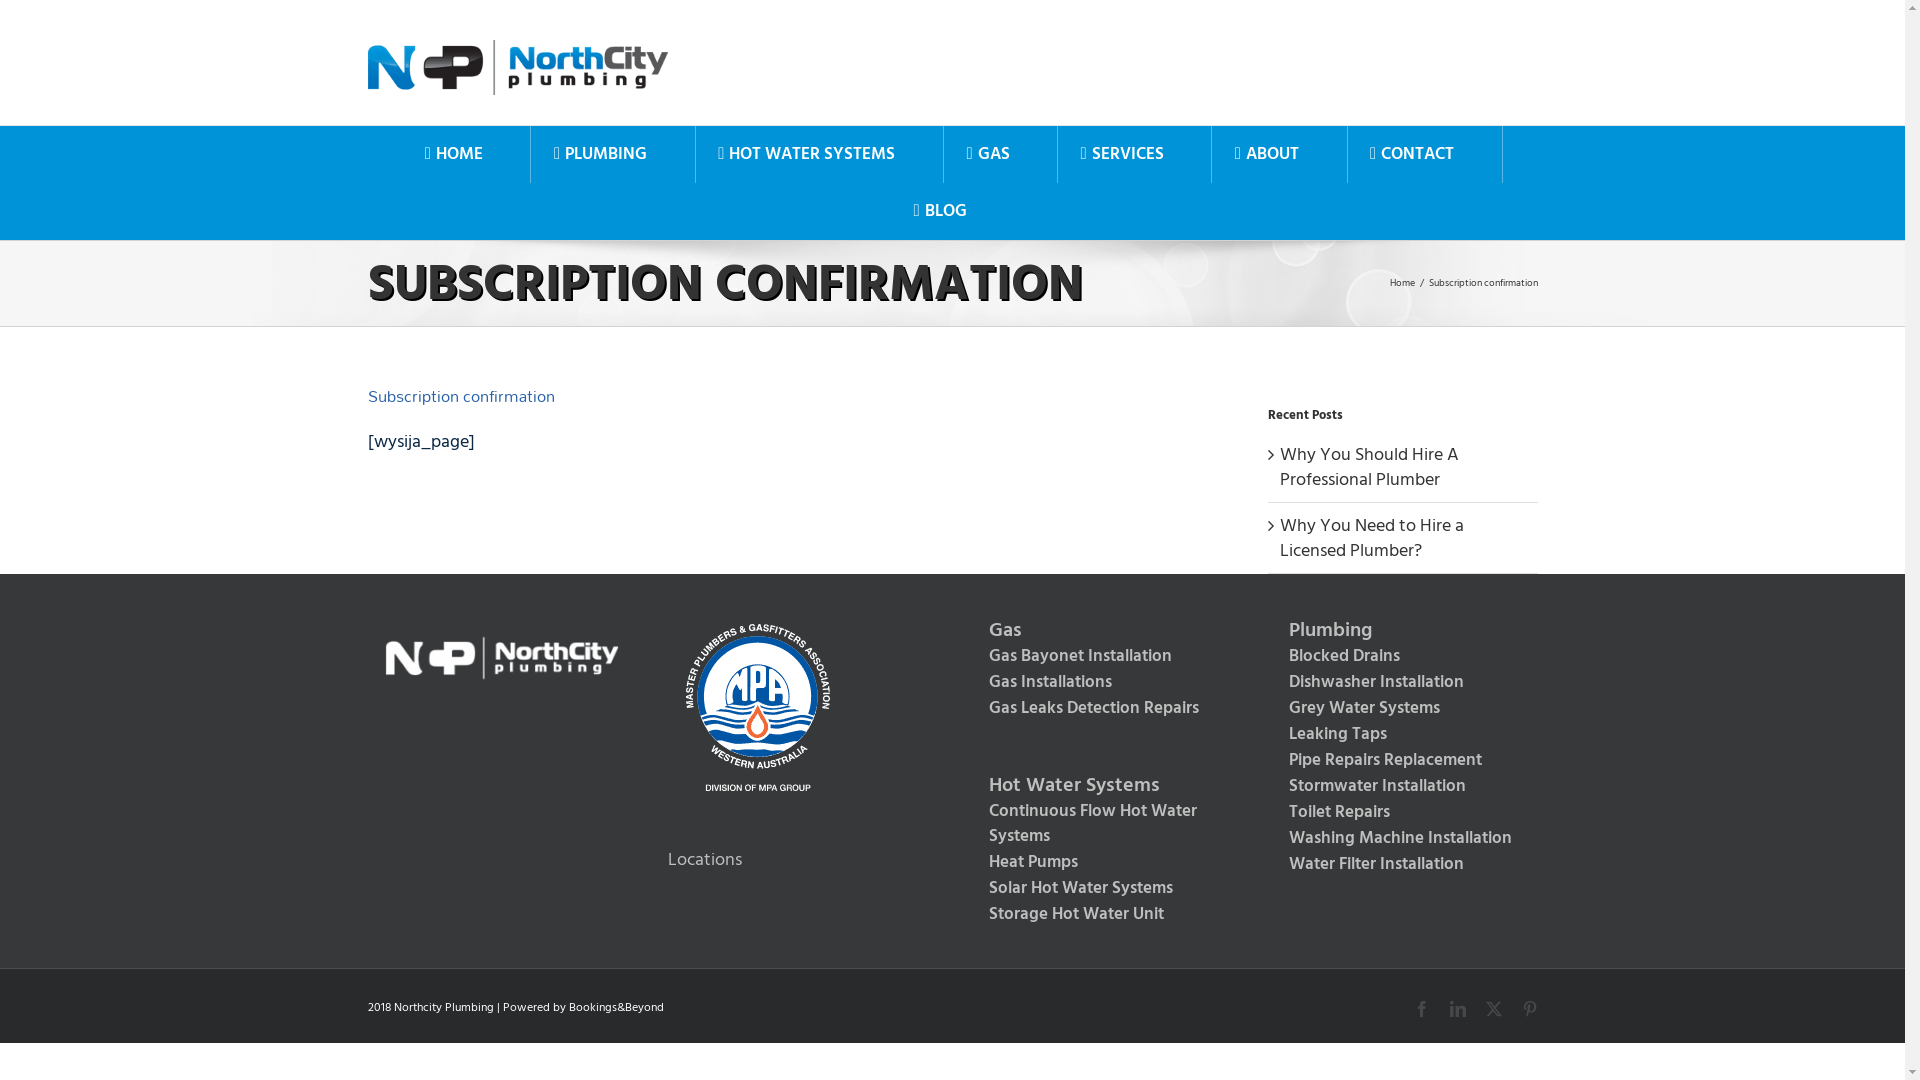  Describe the element at coordinates (566, 1007) in the screenshot. I see `'Bookings&Beyond'` at that location.